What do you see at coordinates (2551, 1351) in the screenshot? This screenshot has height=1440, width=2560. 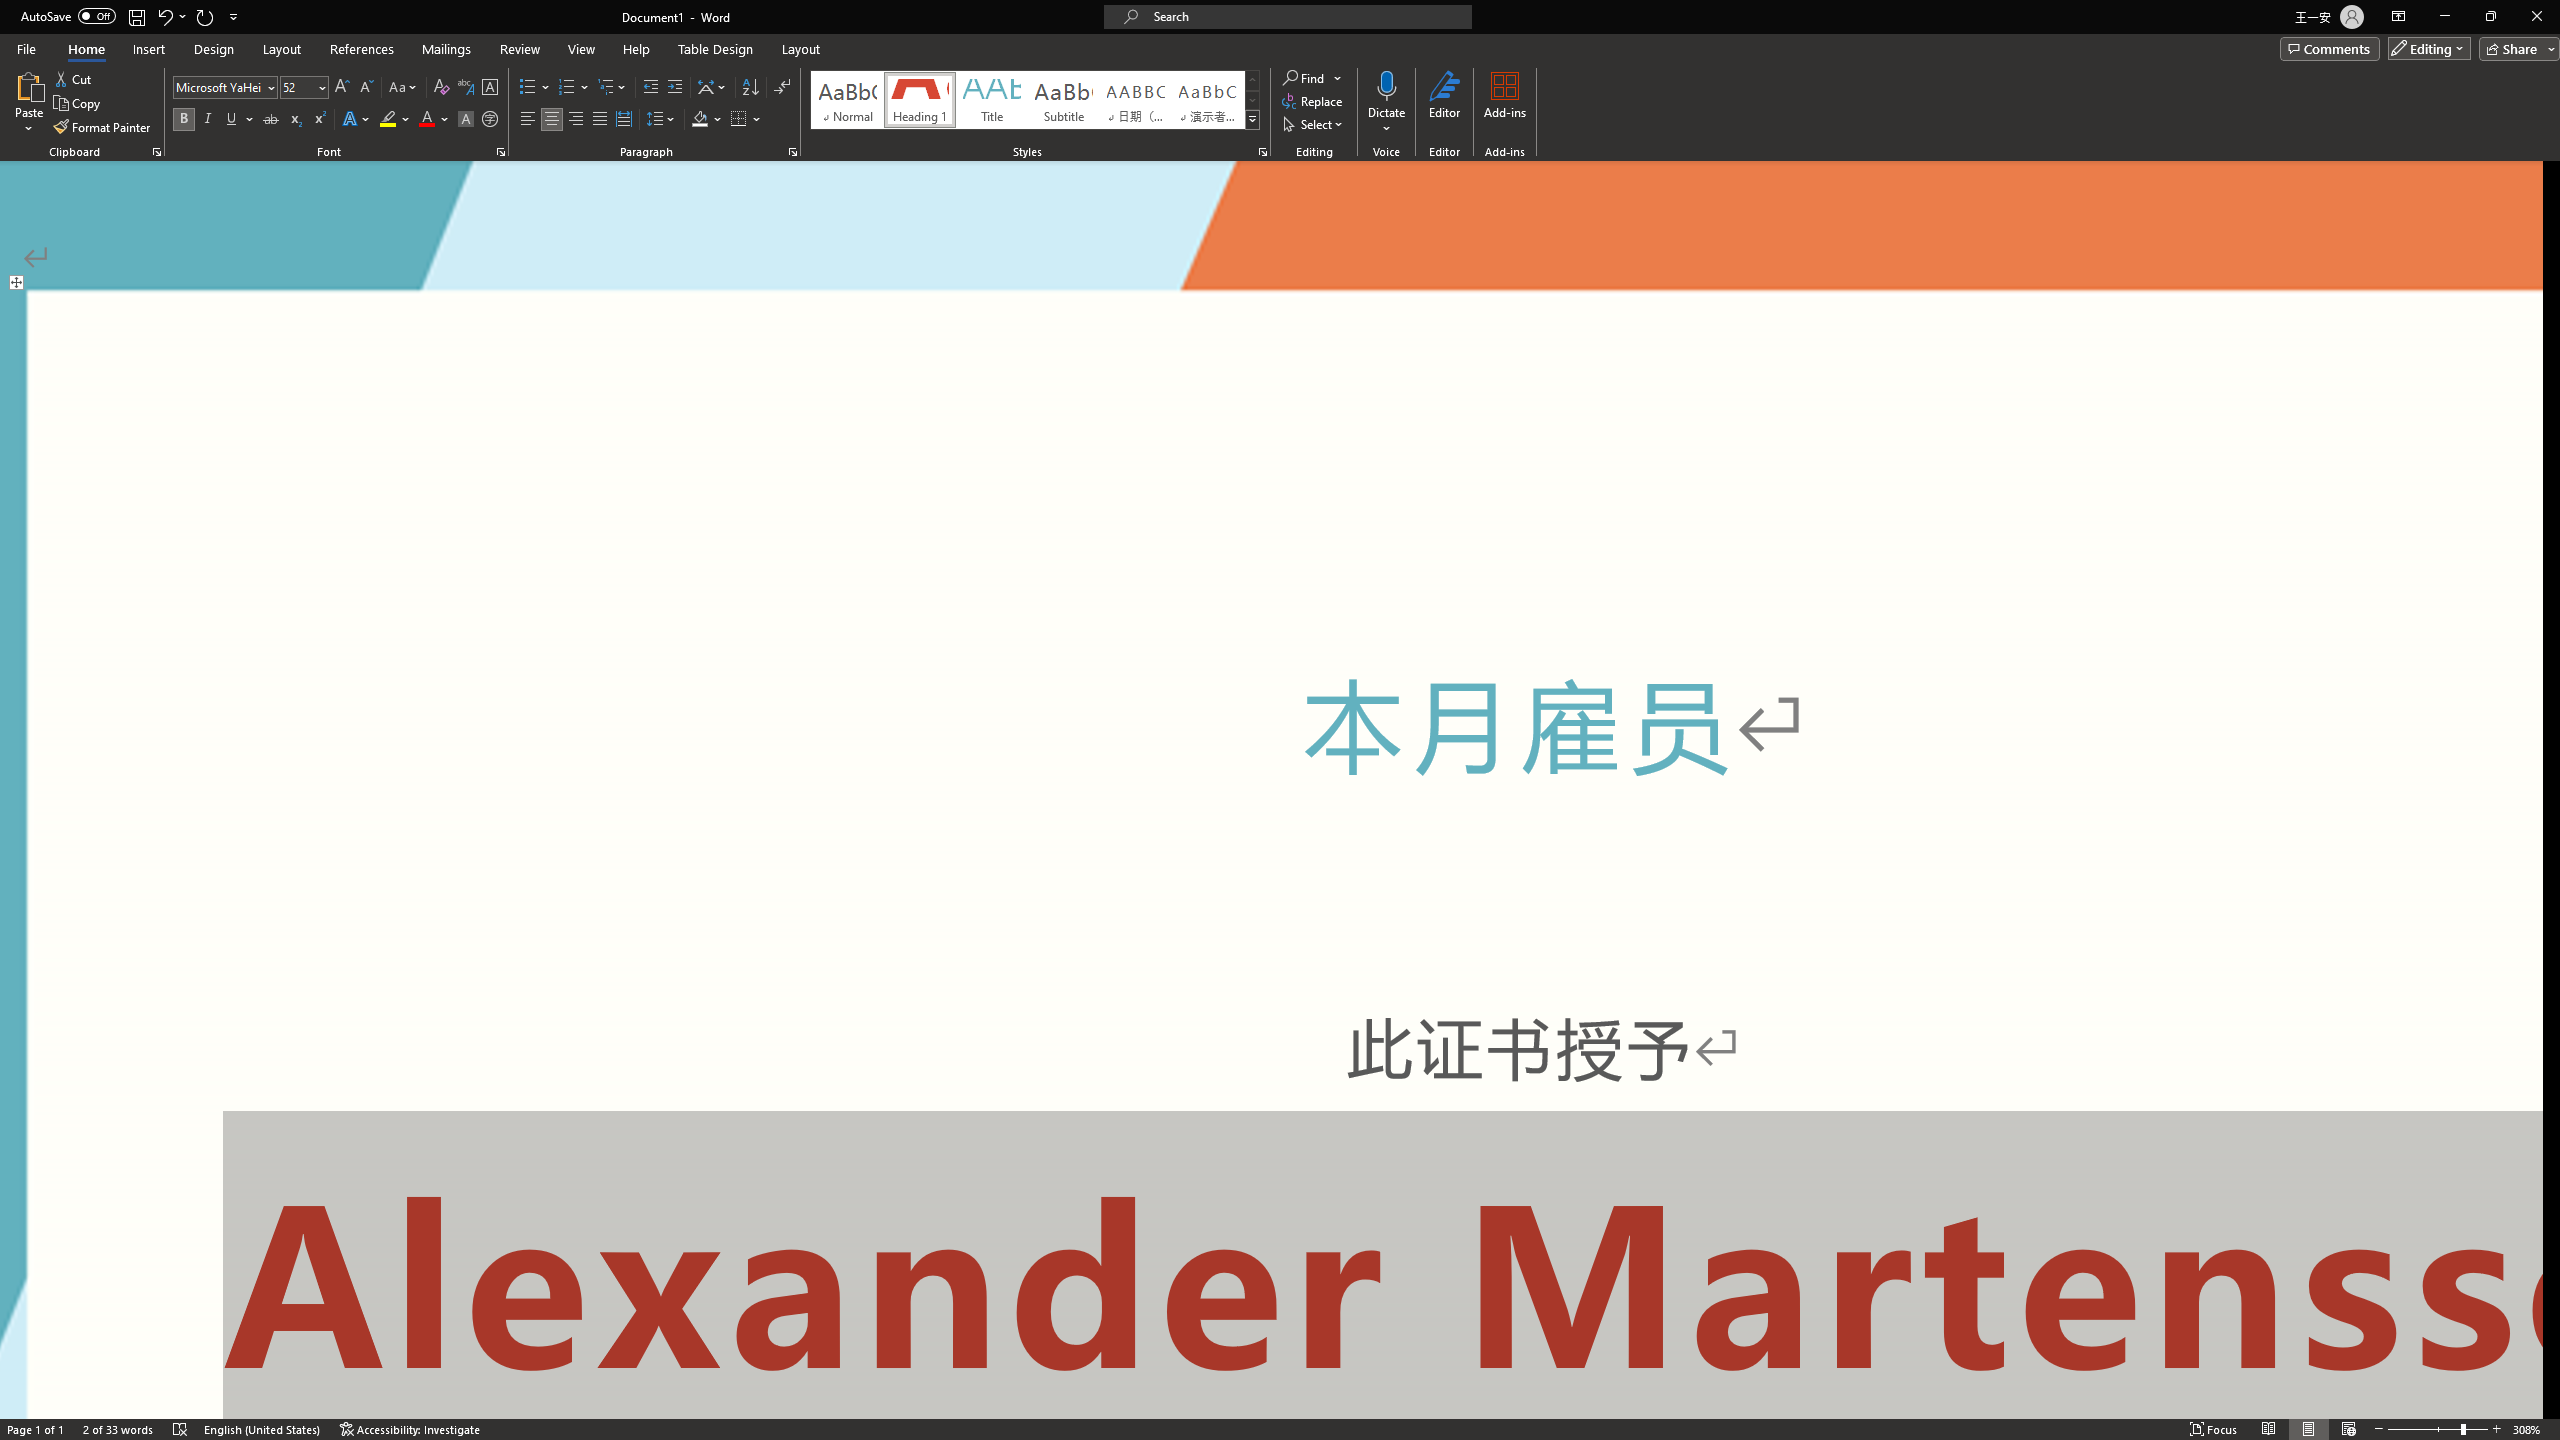 I see `'Line down'` at bounding box center [2551, 1351].